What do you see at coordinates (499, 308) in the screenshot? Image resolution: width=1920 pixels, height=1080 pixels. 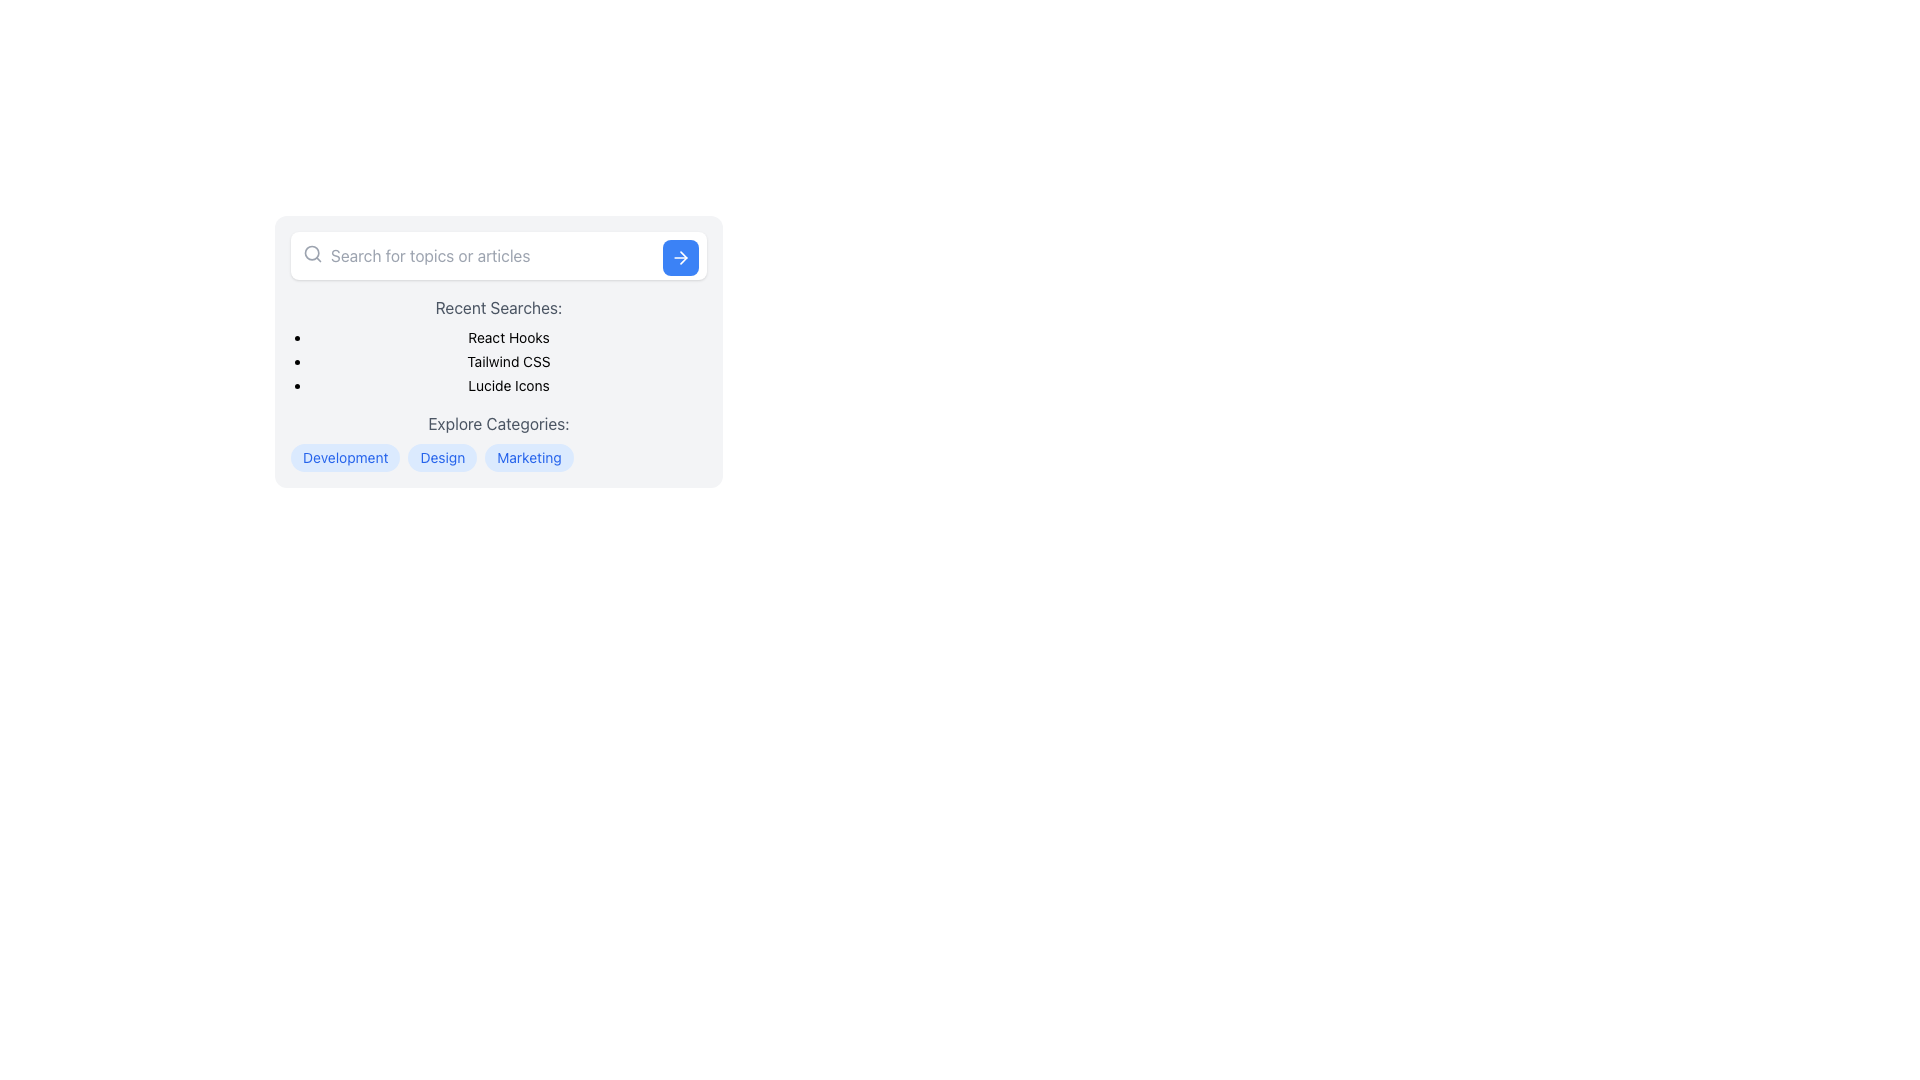 I see `the Static Text Label that displays 'Recent Searches:' styled in gray font, which is centered horizontally above a bullet-point list of prior searches` at bounding box center [499, 308].